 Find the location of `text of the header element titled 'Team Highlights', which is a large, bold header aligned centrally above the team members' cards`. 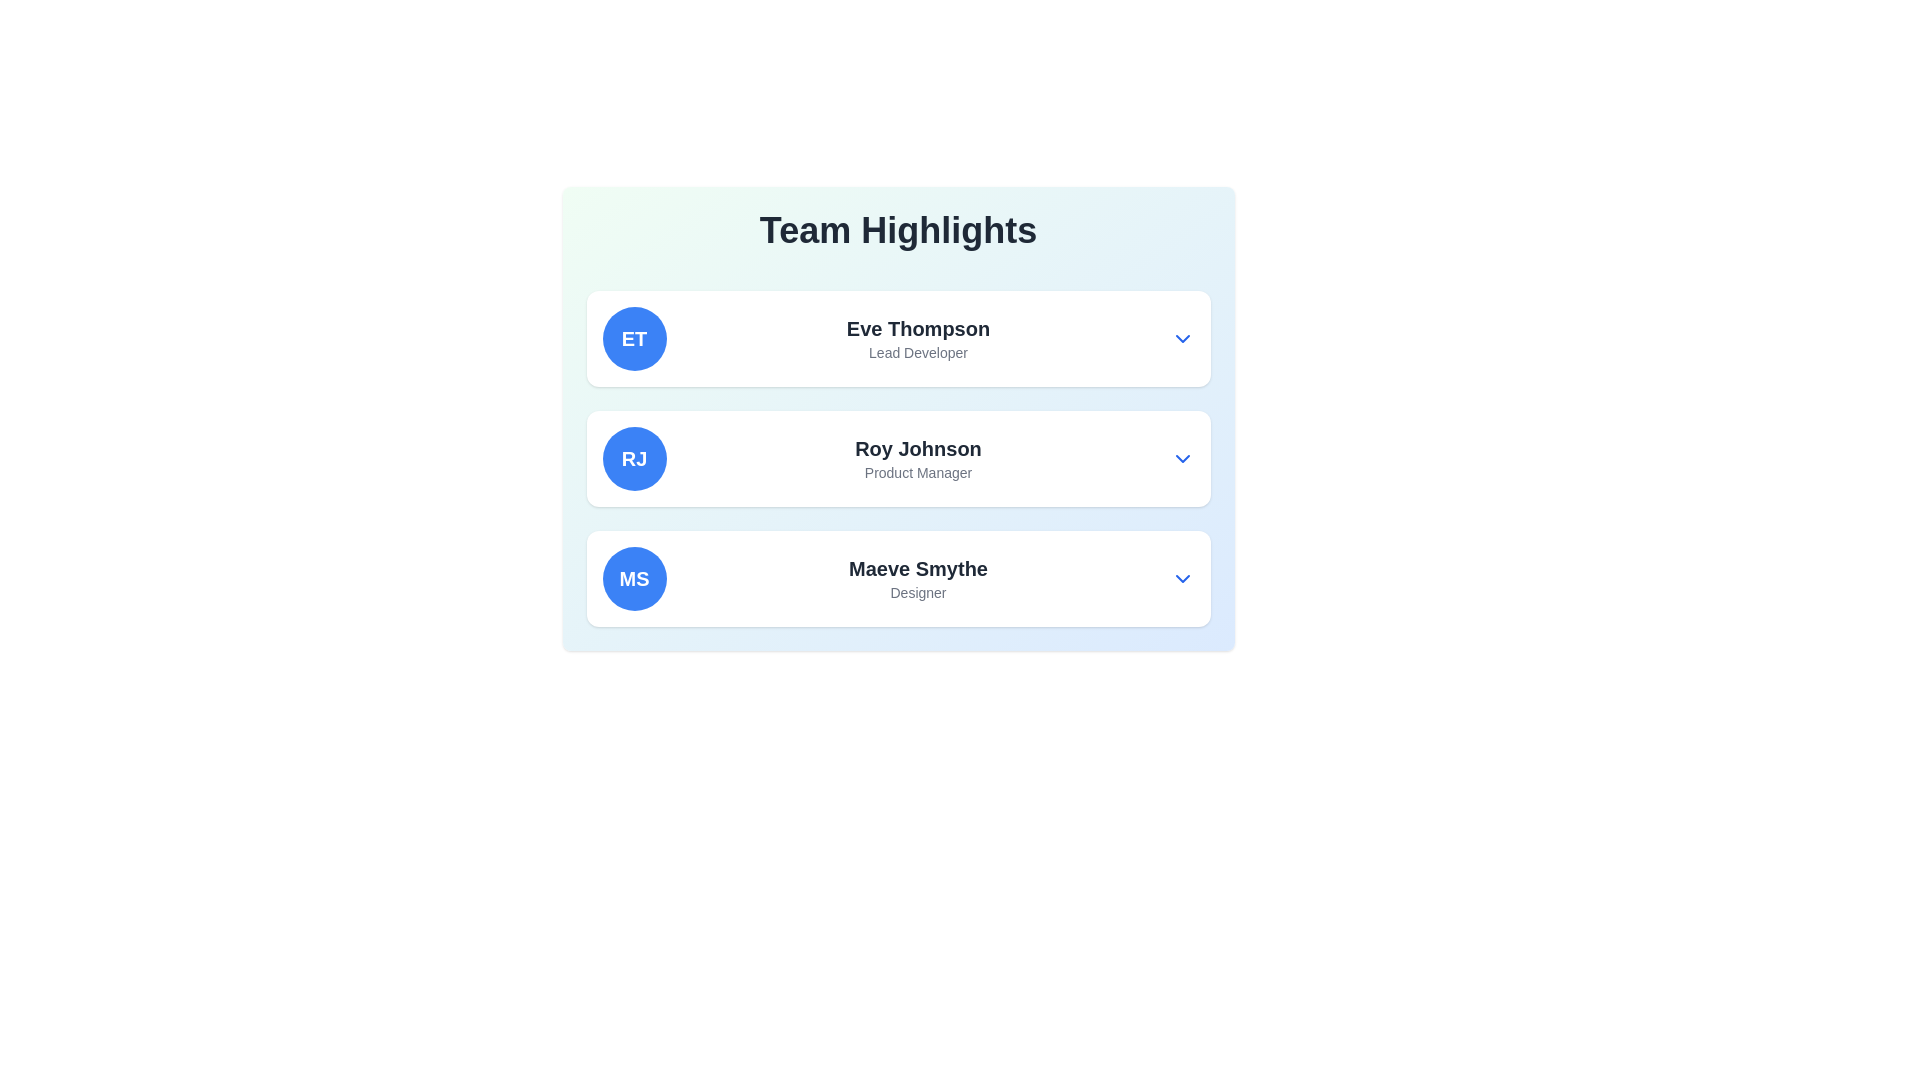

text of the header element titled 'Team Highlights', which is a large, bold header aligned centrally above the team members' cards is located at coordinates (897, 230).